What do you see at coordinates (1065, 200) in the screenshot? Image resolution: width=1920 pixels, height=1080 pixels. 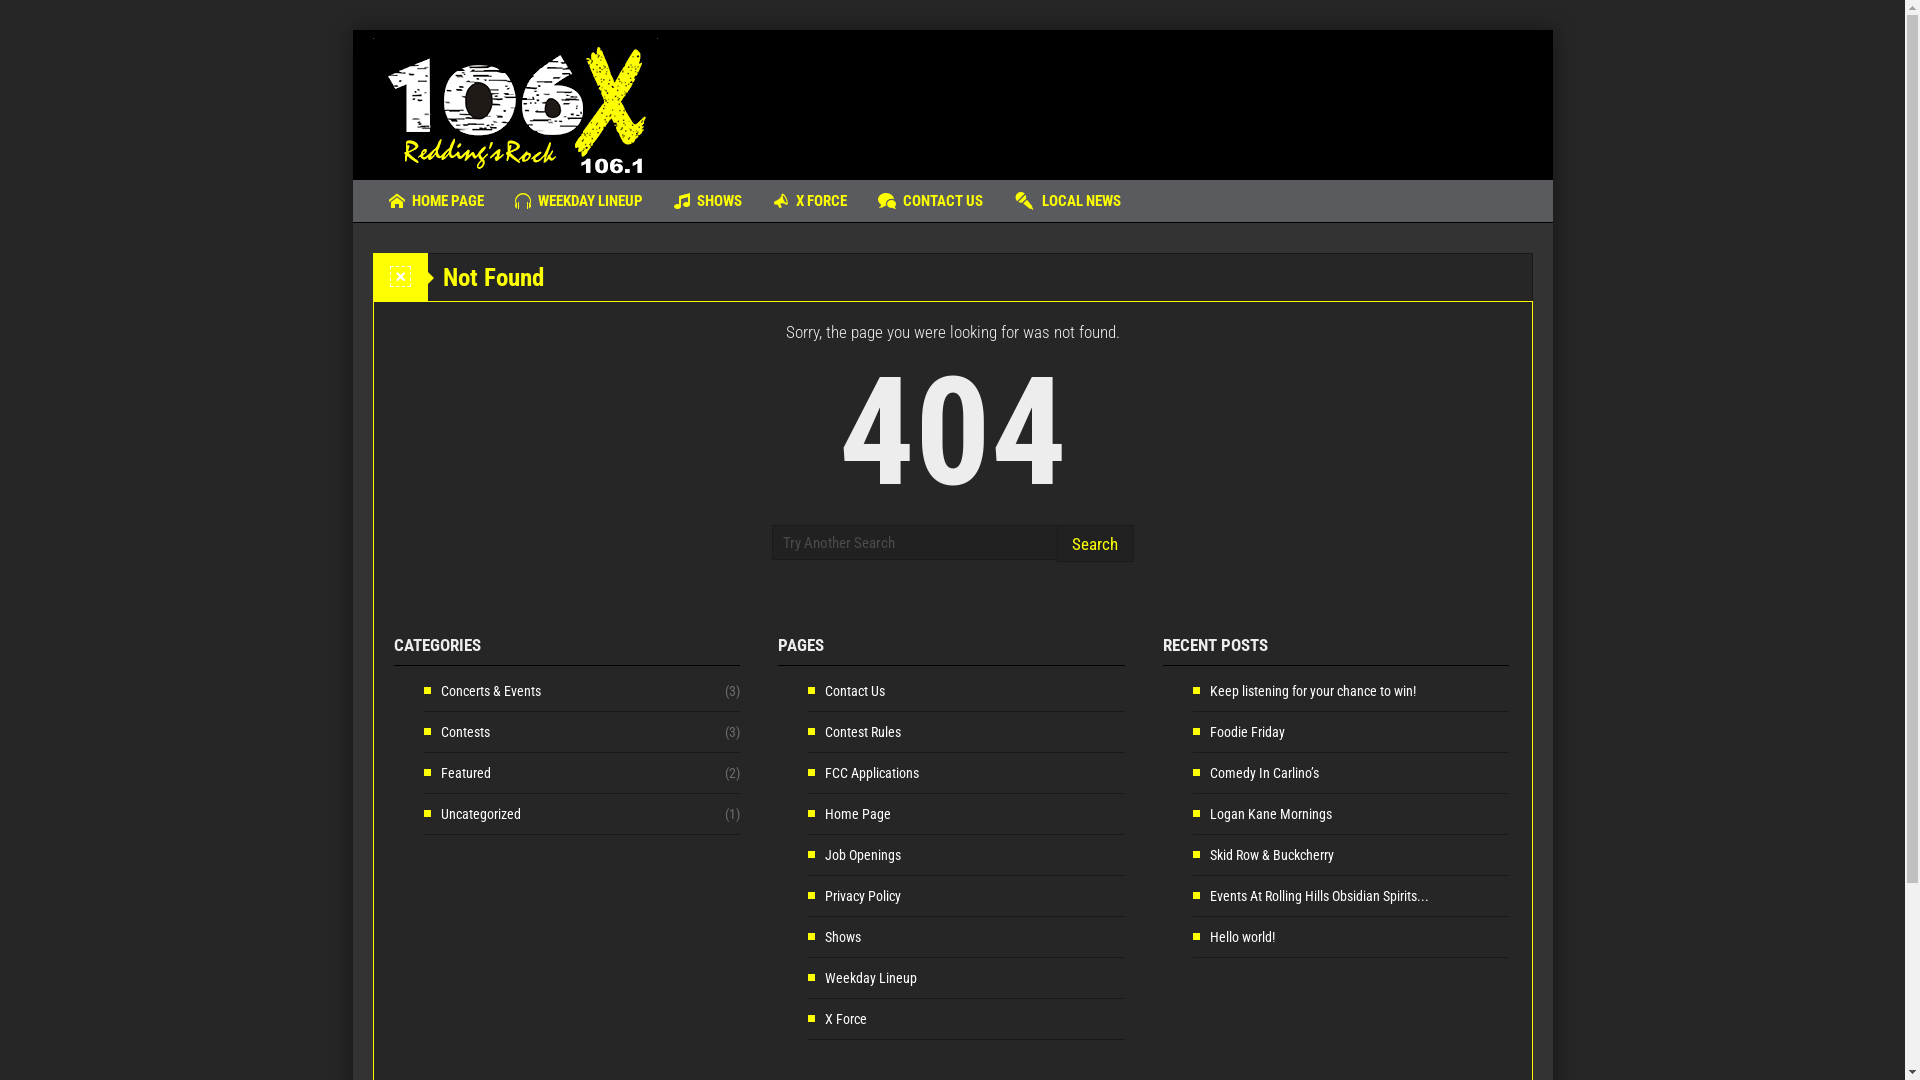 I see `'LOCAL NEWS'` at bounding box center [1065, 200].